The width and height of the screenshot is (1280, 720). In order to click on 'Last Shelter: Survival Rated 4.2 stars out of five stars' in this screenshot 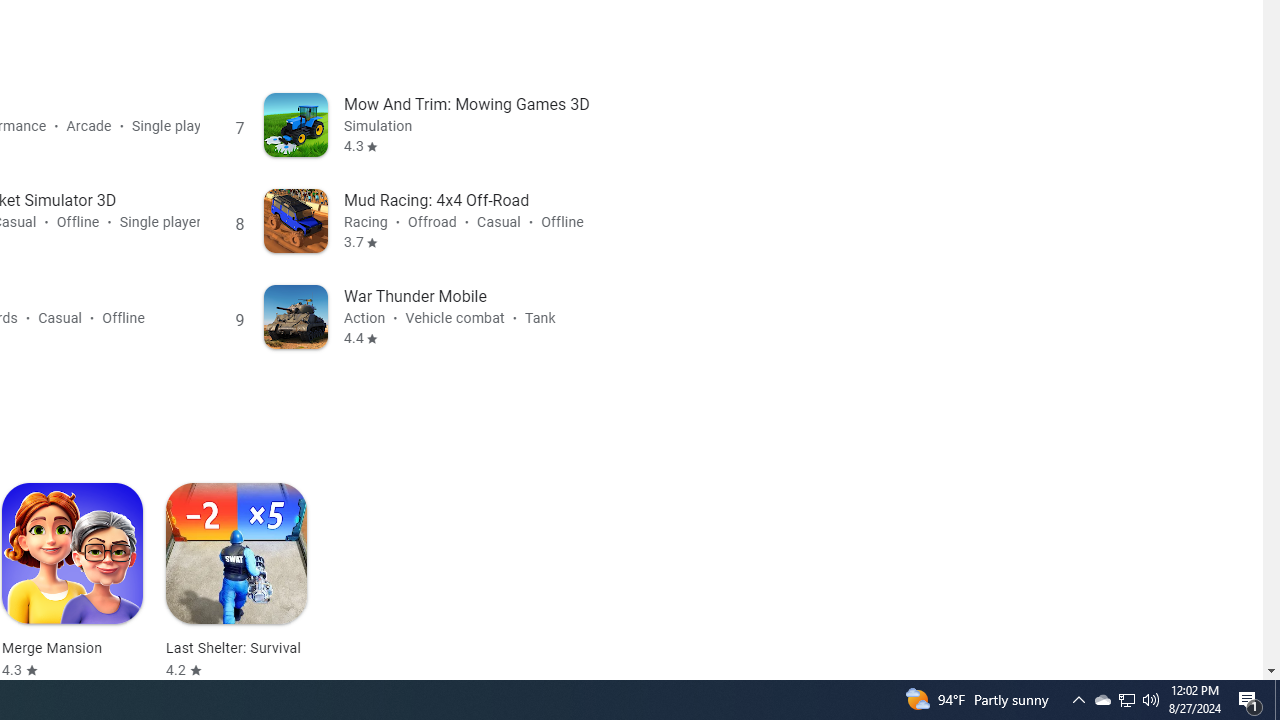, I will do `click(236, 581)`.